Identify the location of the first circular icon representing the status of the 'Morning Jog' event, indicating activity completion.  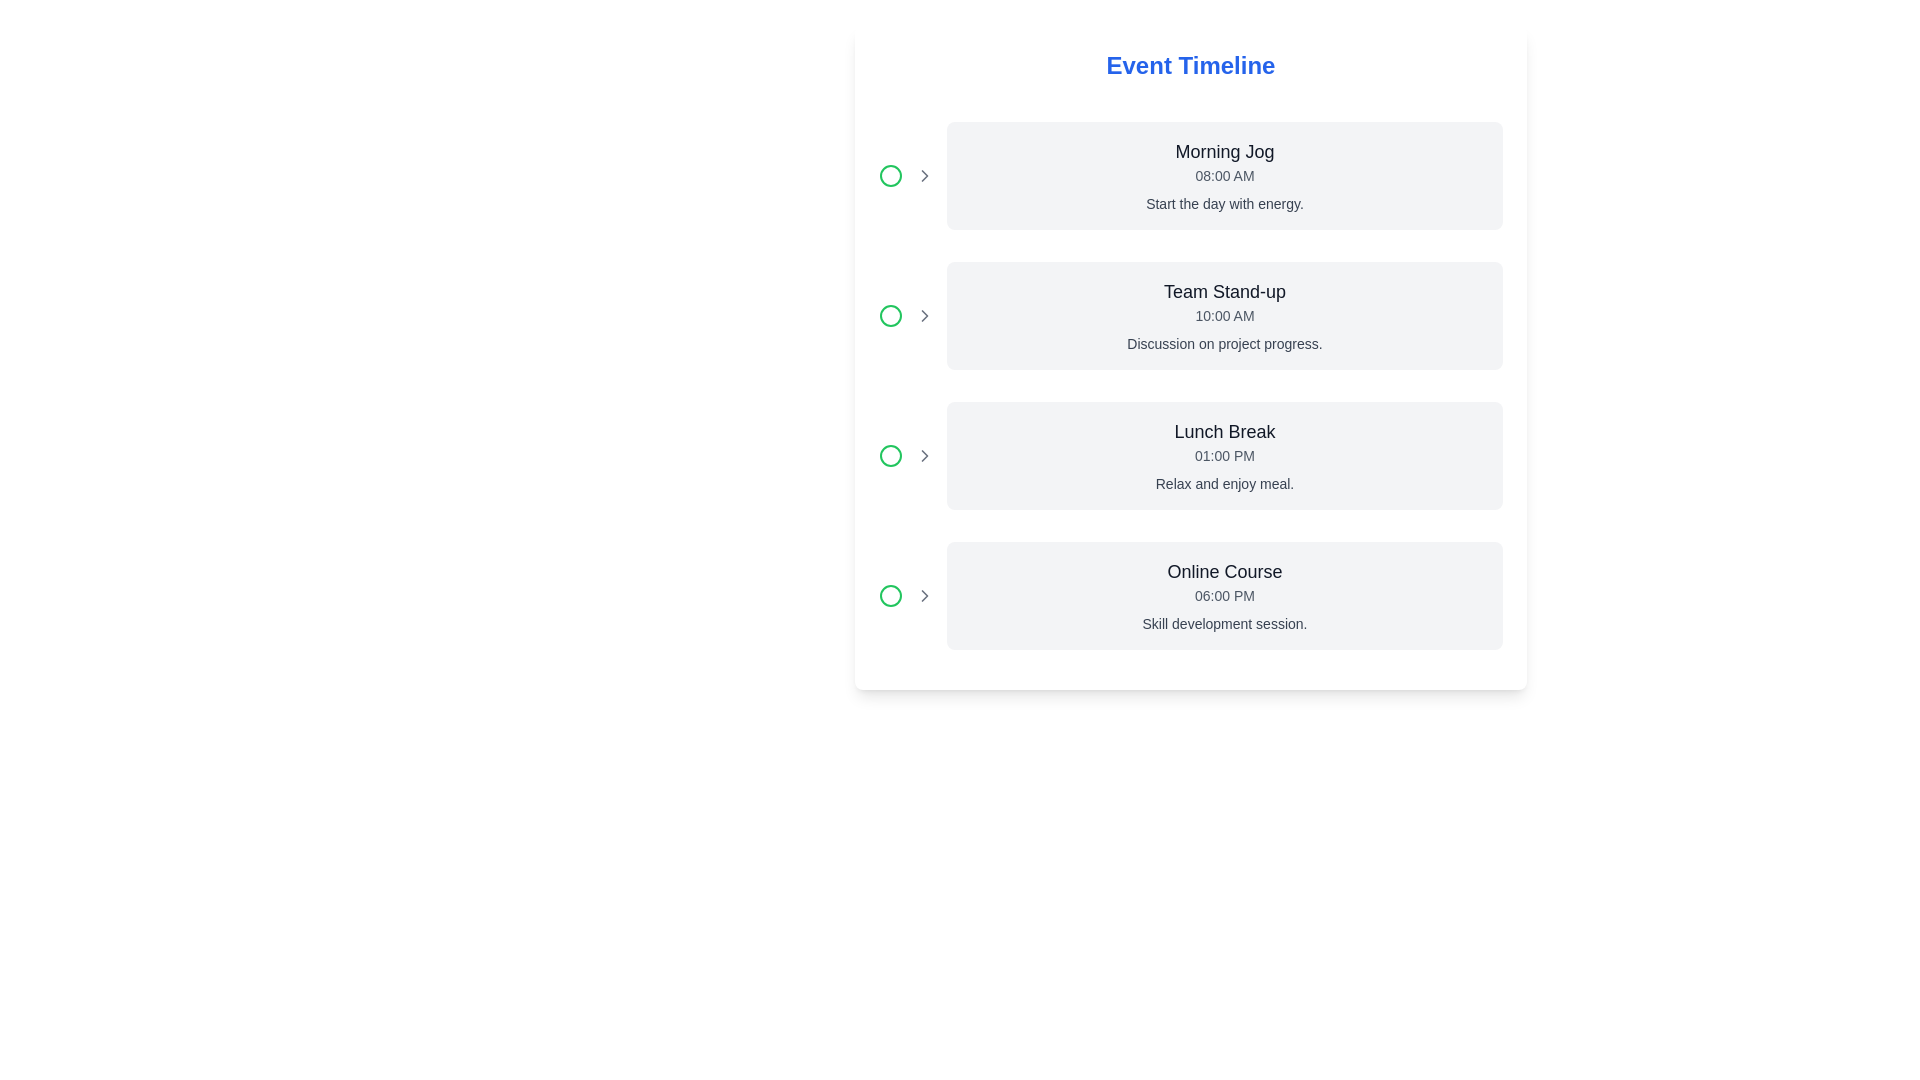
(890, 175).